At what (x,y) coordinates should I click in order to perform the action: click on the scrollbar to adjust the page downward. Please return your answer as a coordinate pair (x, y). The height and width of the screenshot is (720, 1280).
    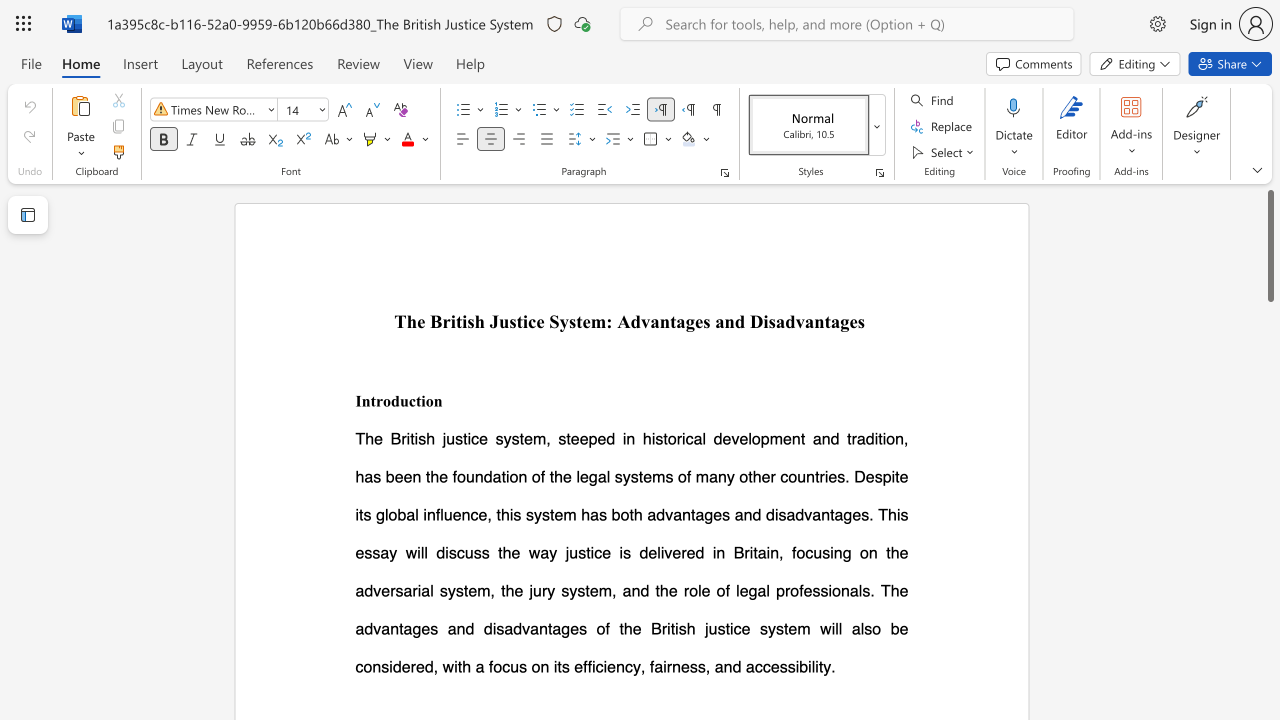
    Looking at the image, I should click on (1269, 678).